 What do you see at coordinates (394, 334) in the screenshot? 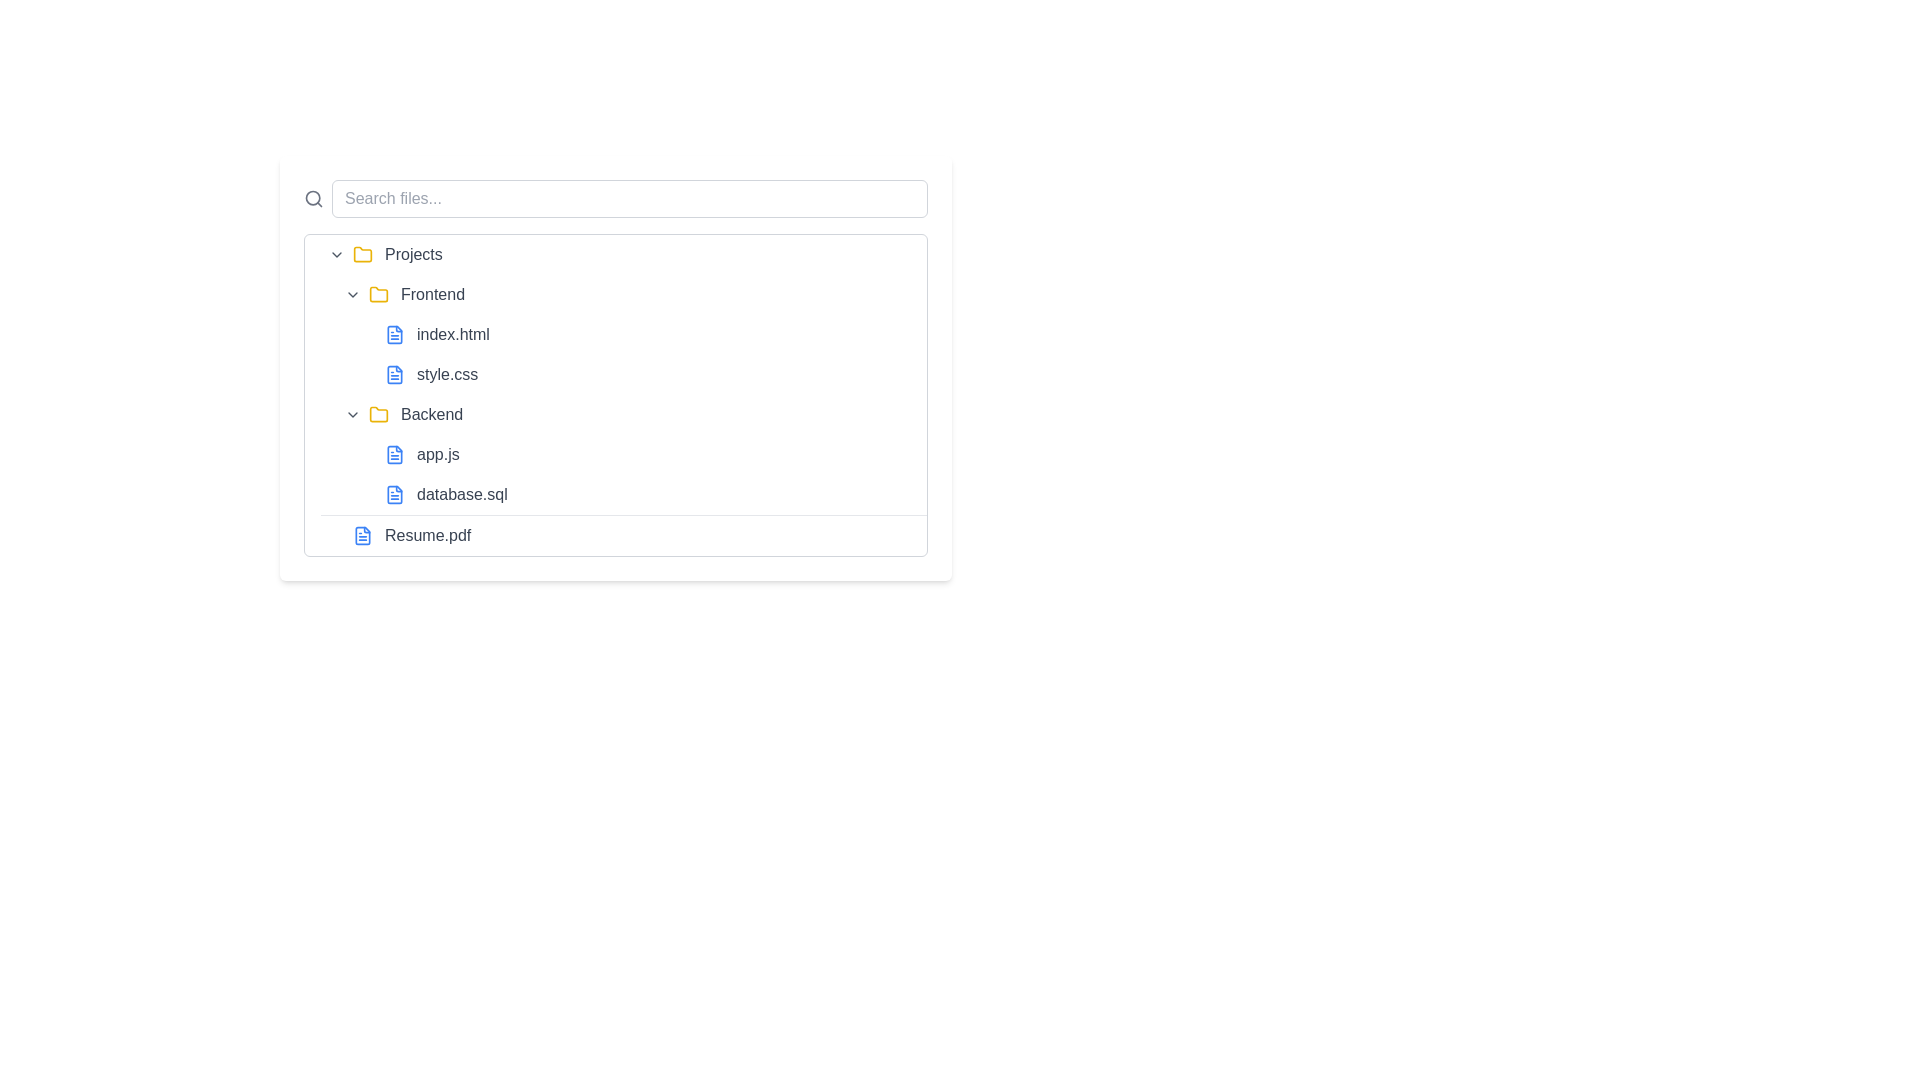
I see `the rectangular-shaped file icon with a light blue color scheme that represents 'index.html'` at bounding box center [394, 334].